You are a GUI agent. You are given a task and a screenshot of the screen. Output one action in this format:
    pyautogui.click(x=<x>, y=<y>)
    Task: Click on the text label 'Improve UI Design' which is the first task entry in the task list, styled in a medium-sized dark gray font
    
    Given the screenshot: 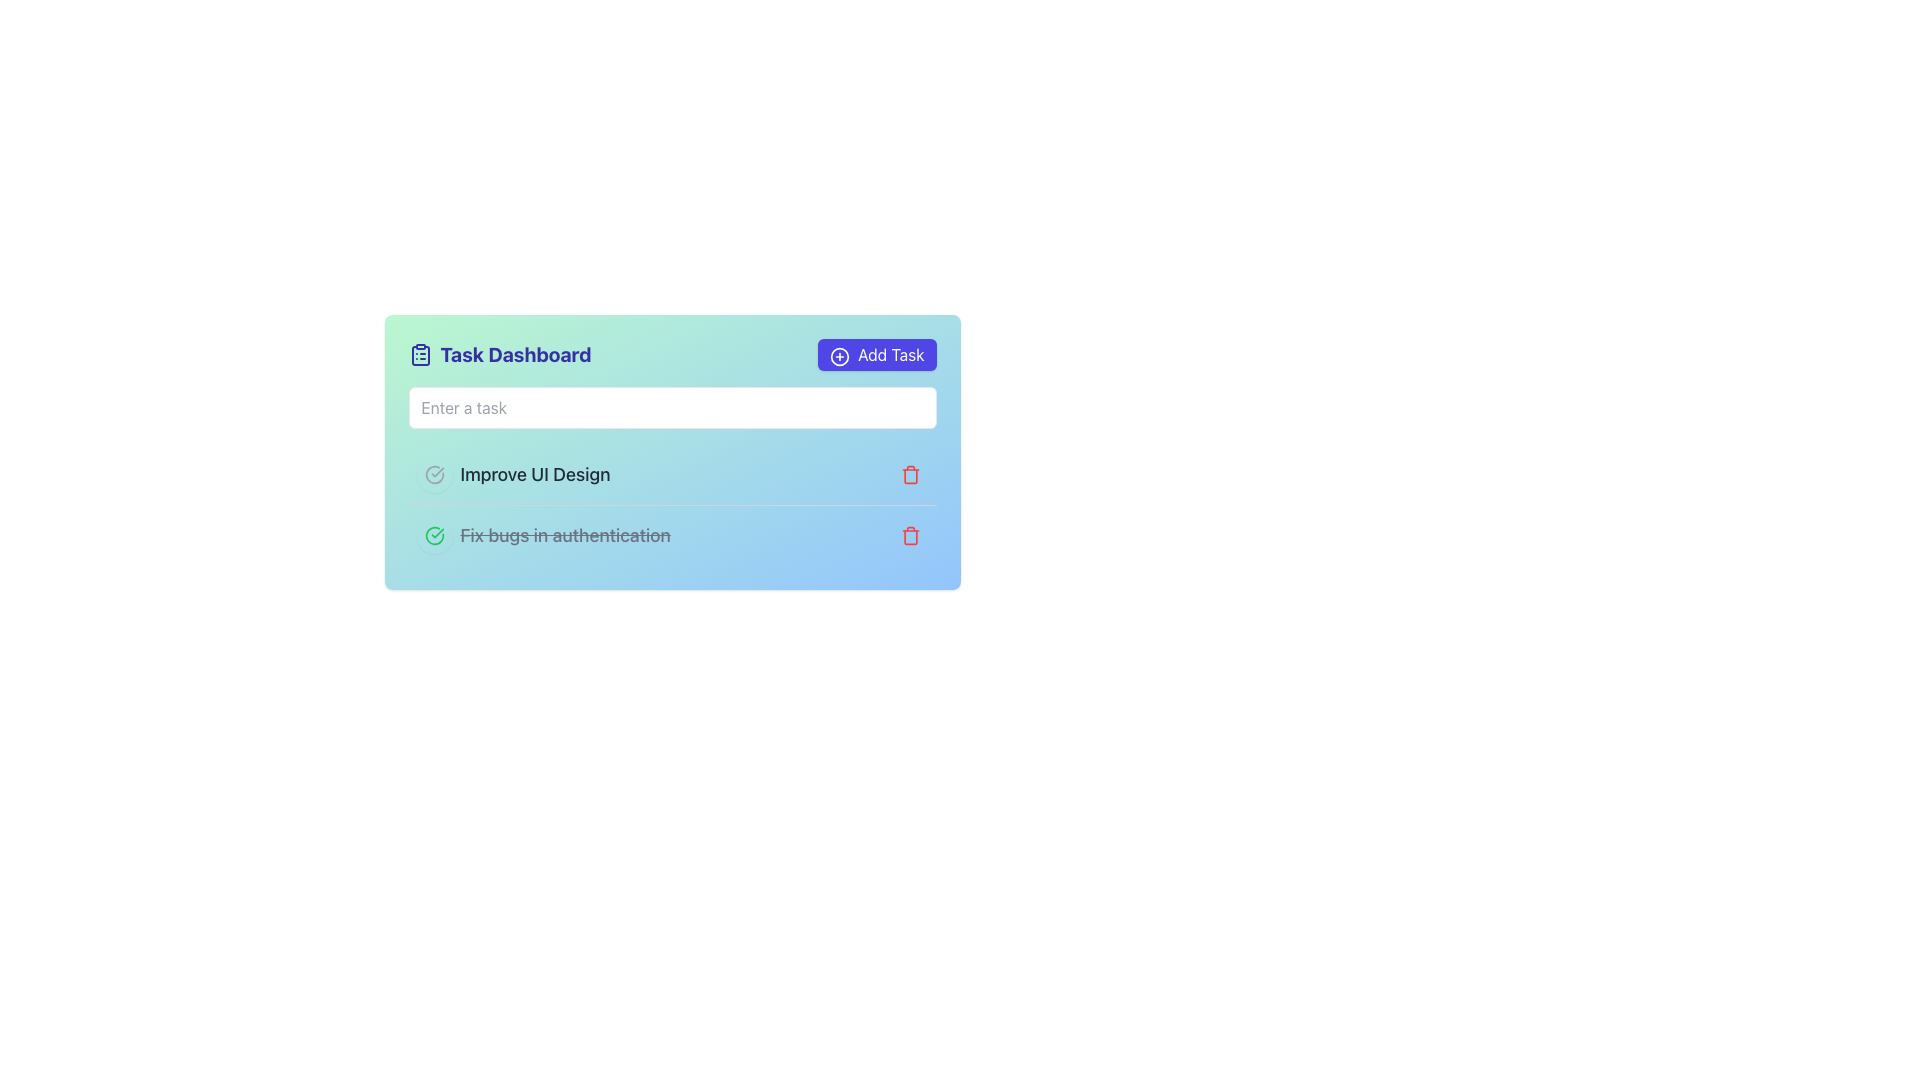 What is the action you would take?
    pyautogui.click(x=535, y=474)
    